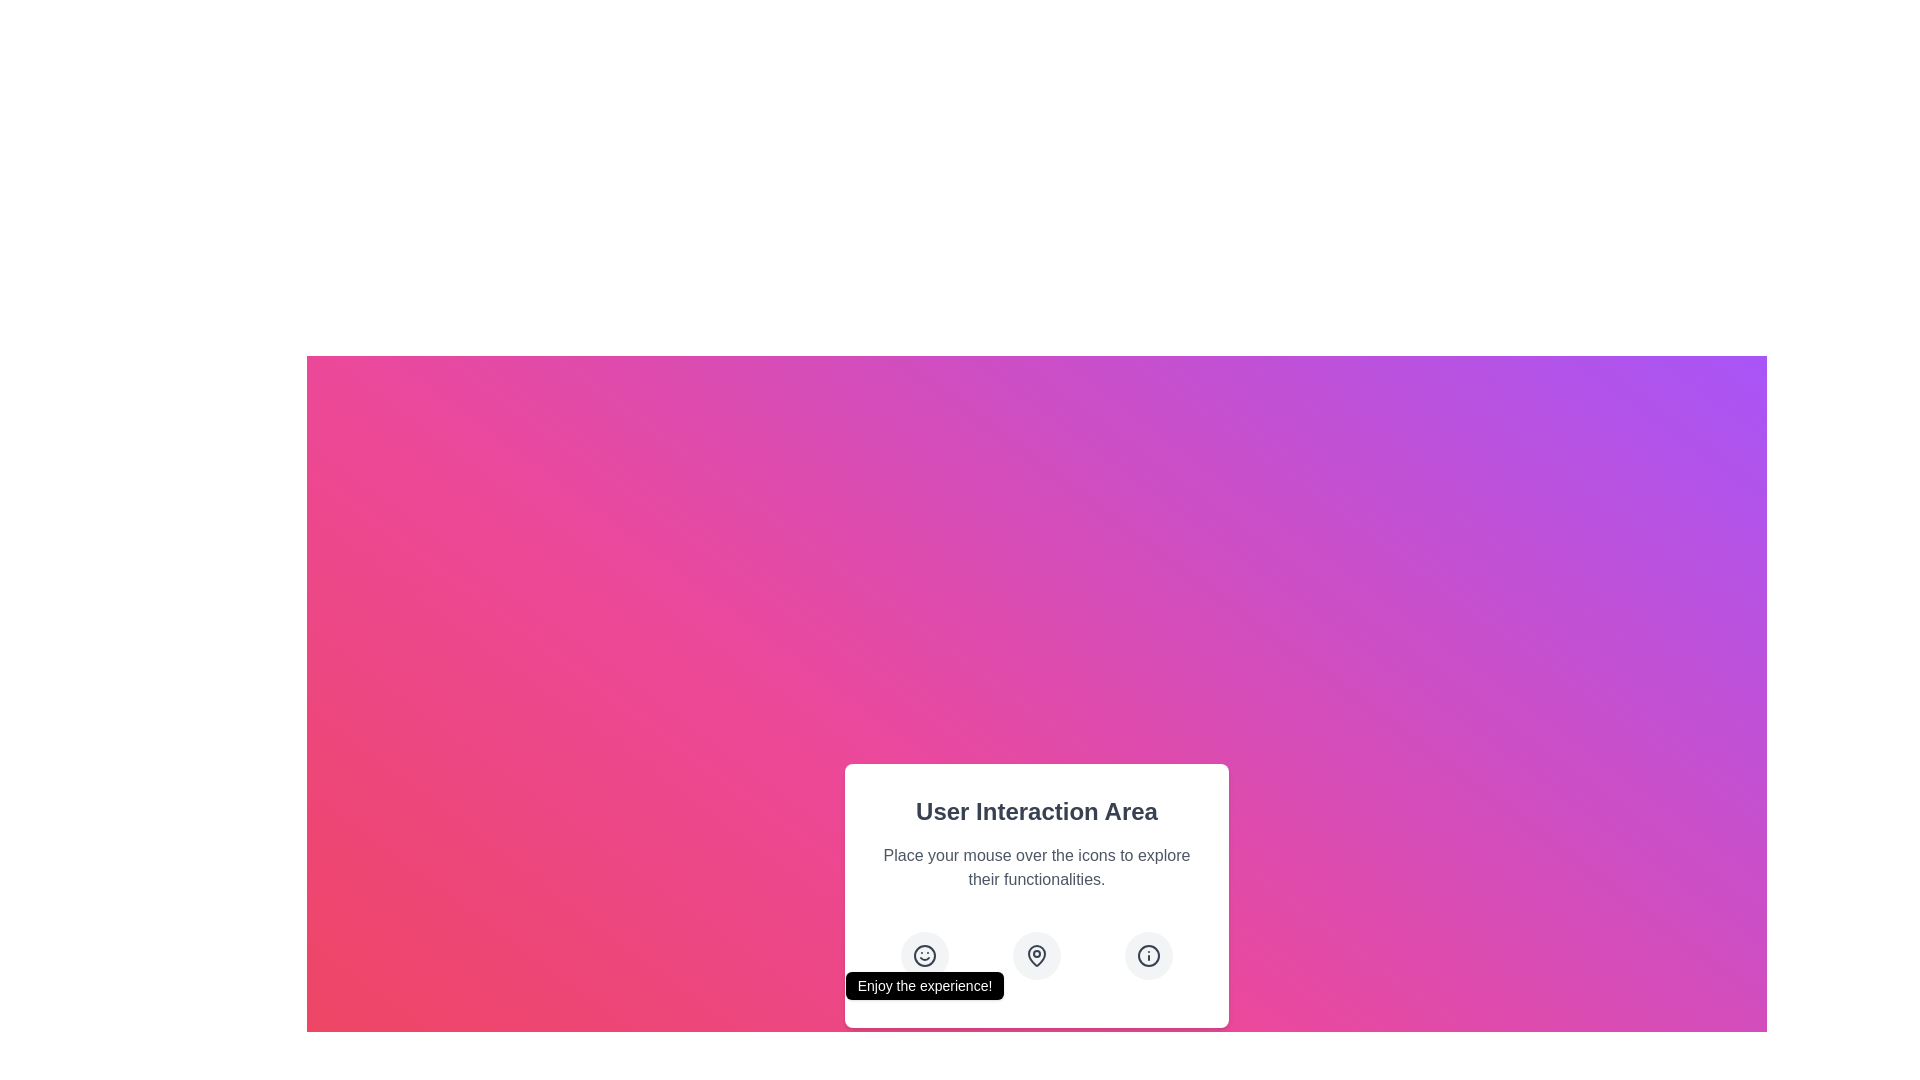  Describe the element at coordinates (1036, 954) in the screenshot. I see `the outlined gray map pin icon located in the bottom center section of the interface within the 'User Interaction Area'` at that location.